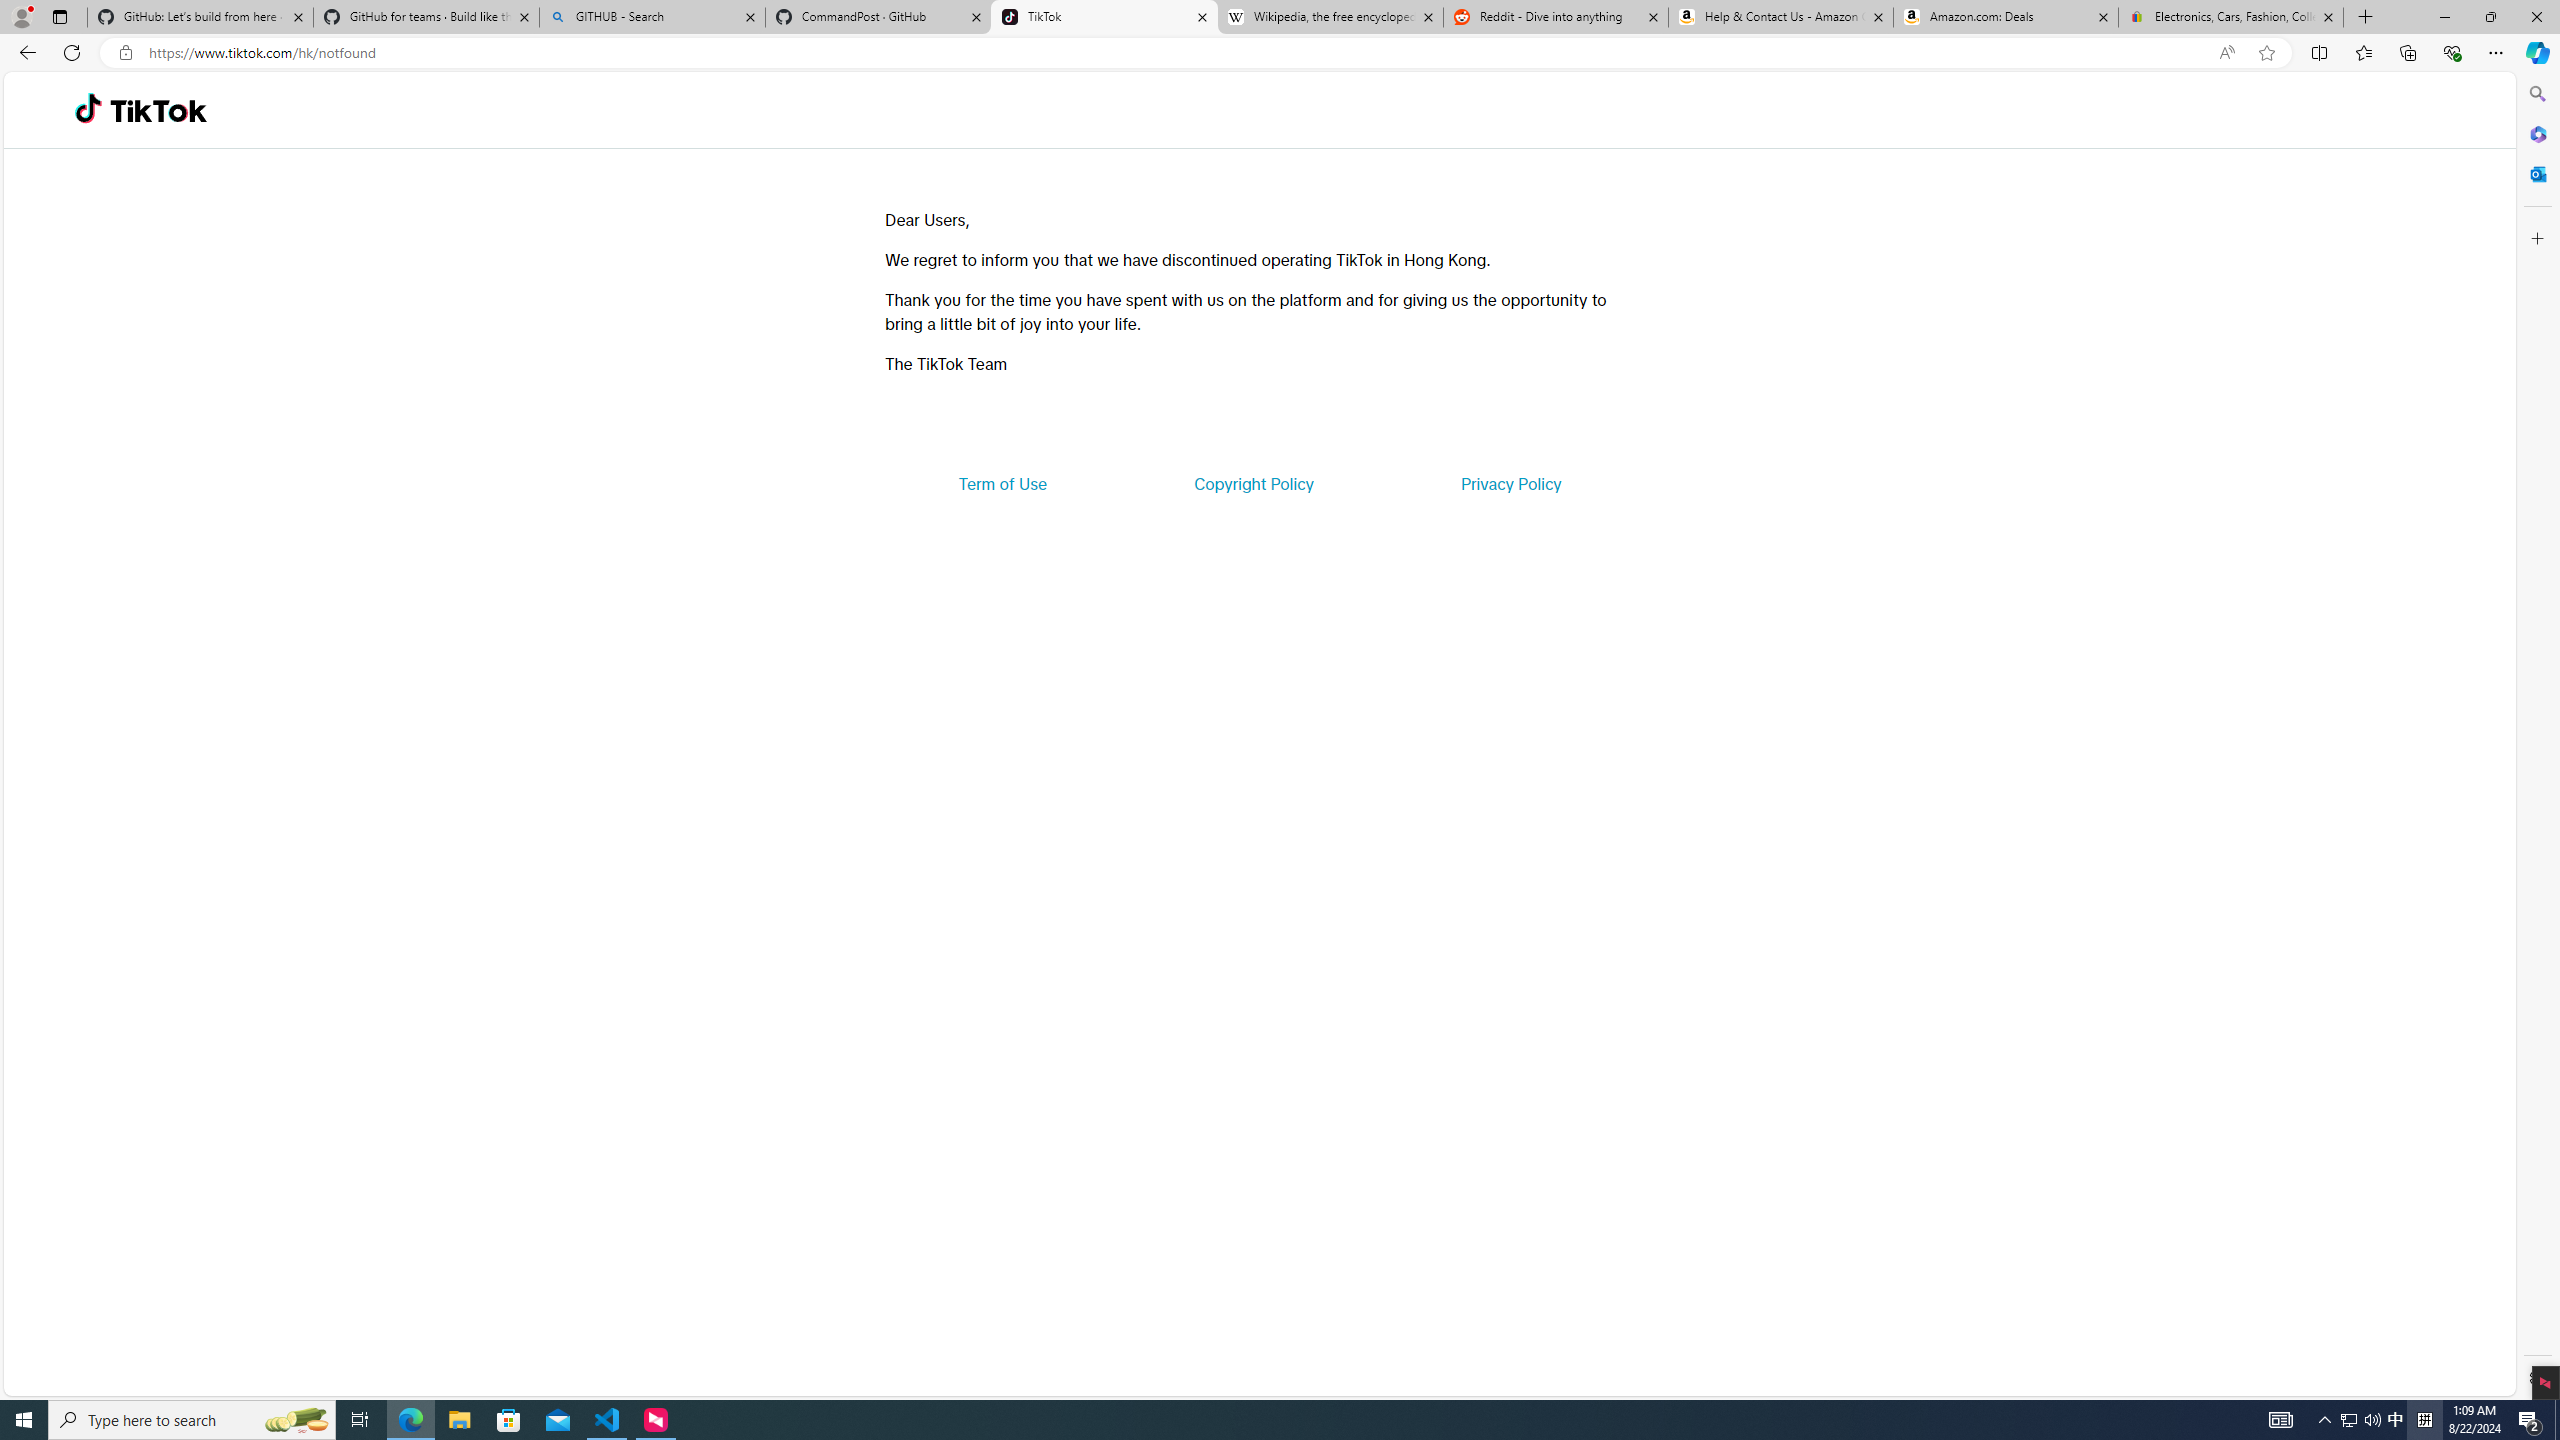 The width and height of the screenshot is (2560, 1440). Describe the element at coordinates (1328, 16) in the screenshot. I see `'Wikipedia, the free encyclopedia'` at that location.